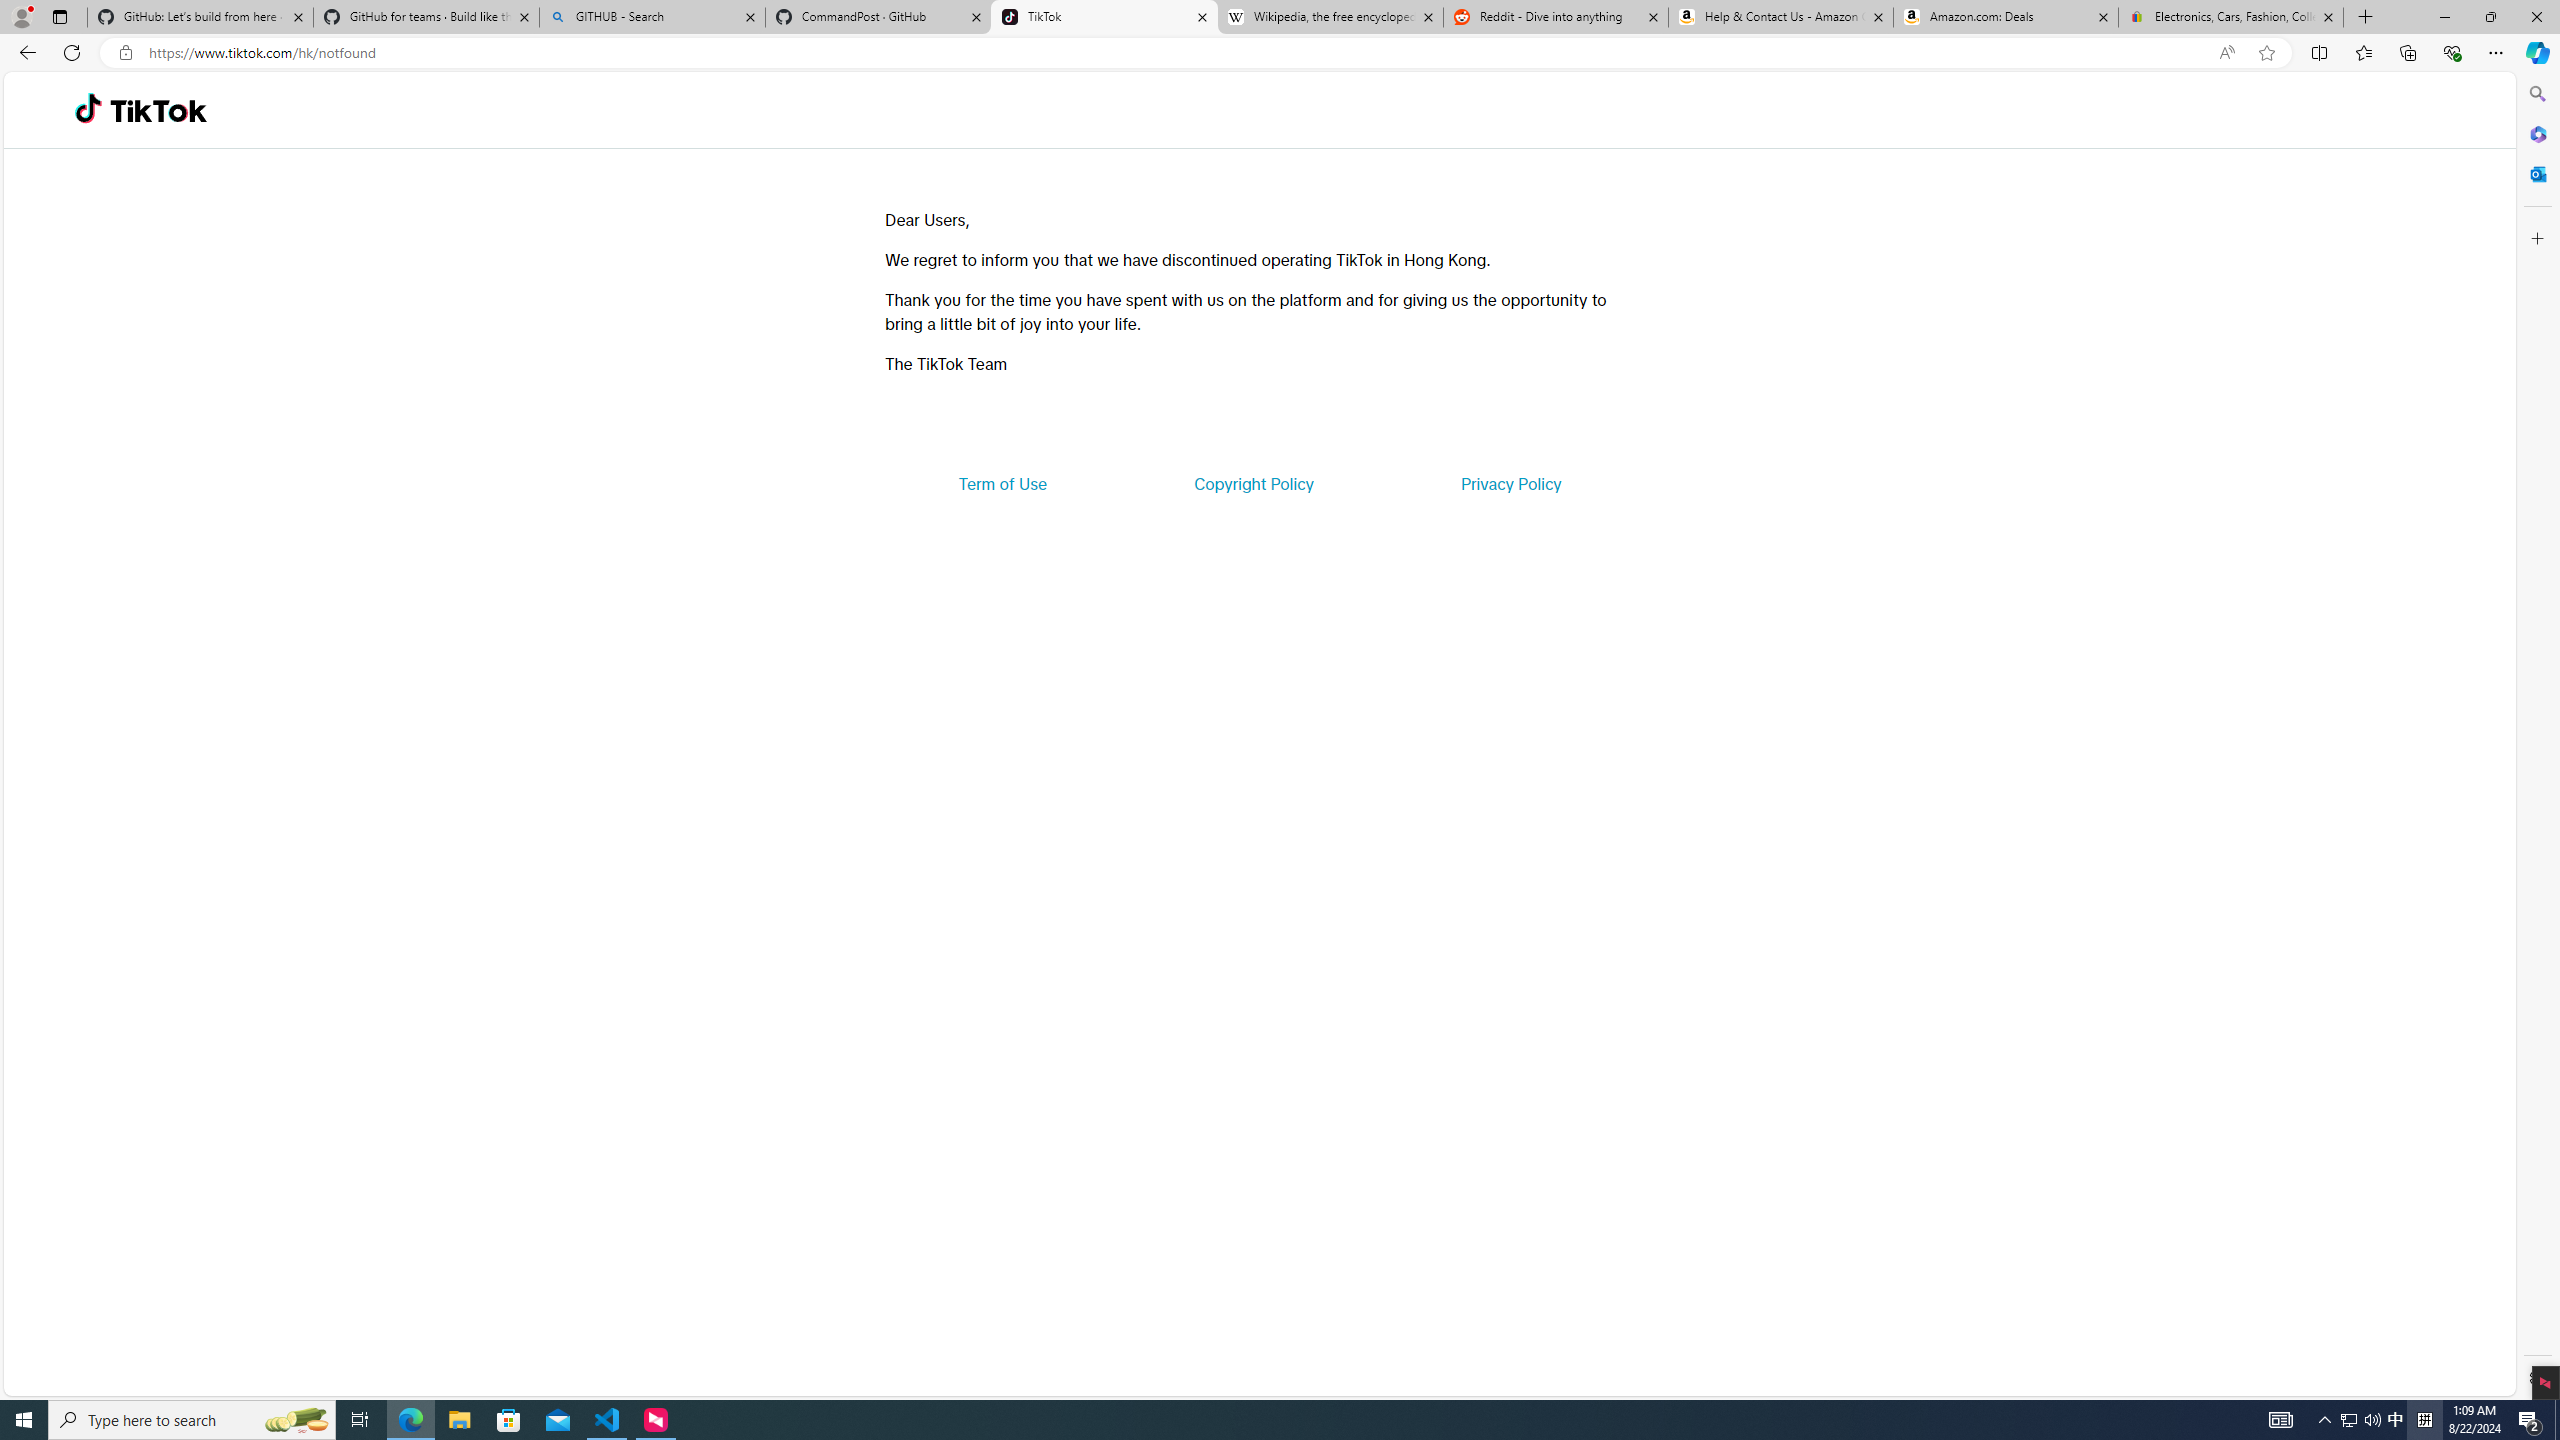 The width and height of the screenshot is (2560, 1440). Describe the element at coordinates (1328, 16) in the screenshot. I see `'Wikipedia, the free encyclopedia'` at that location.